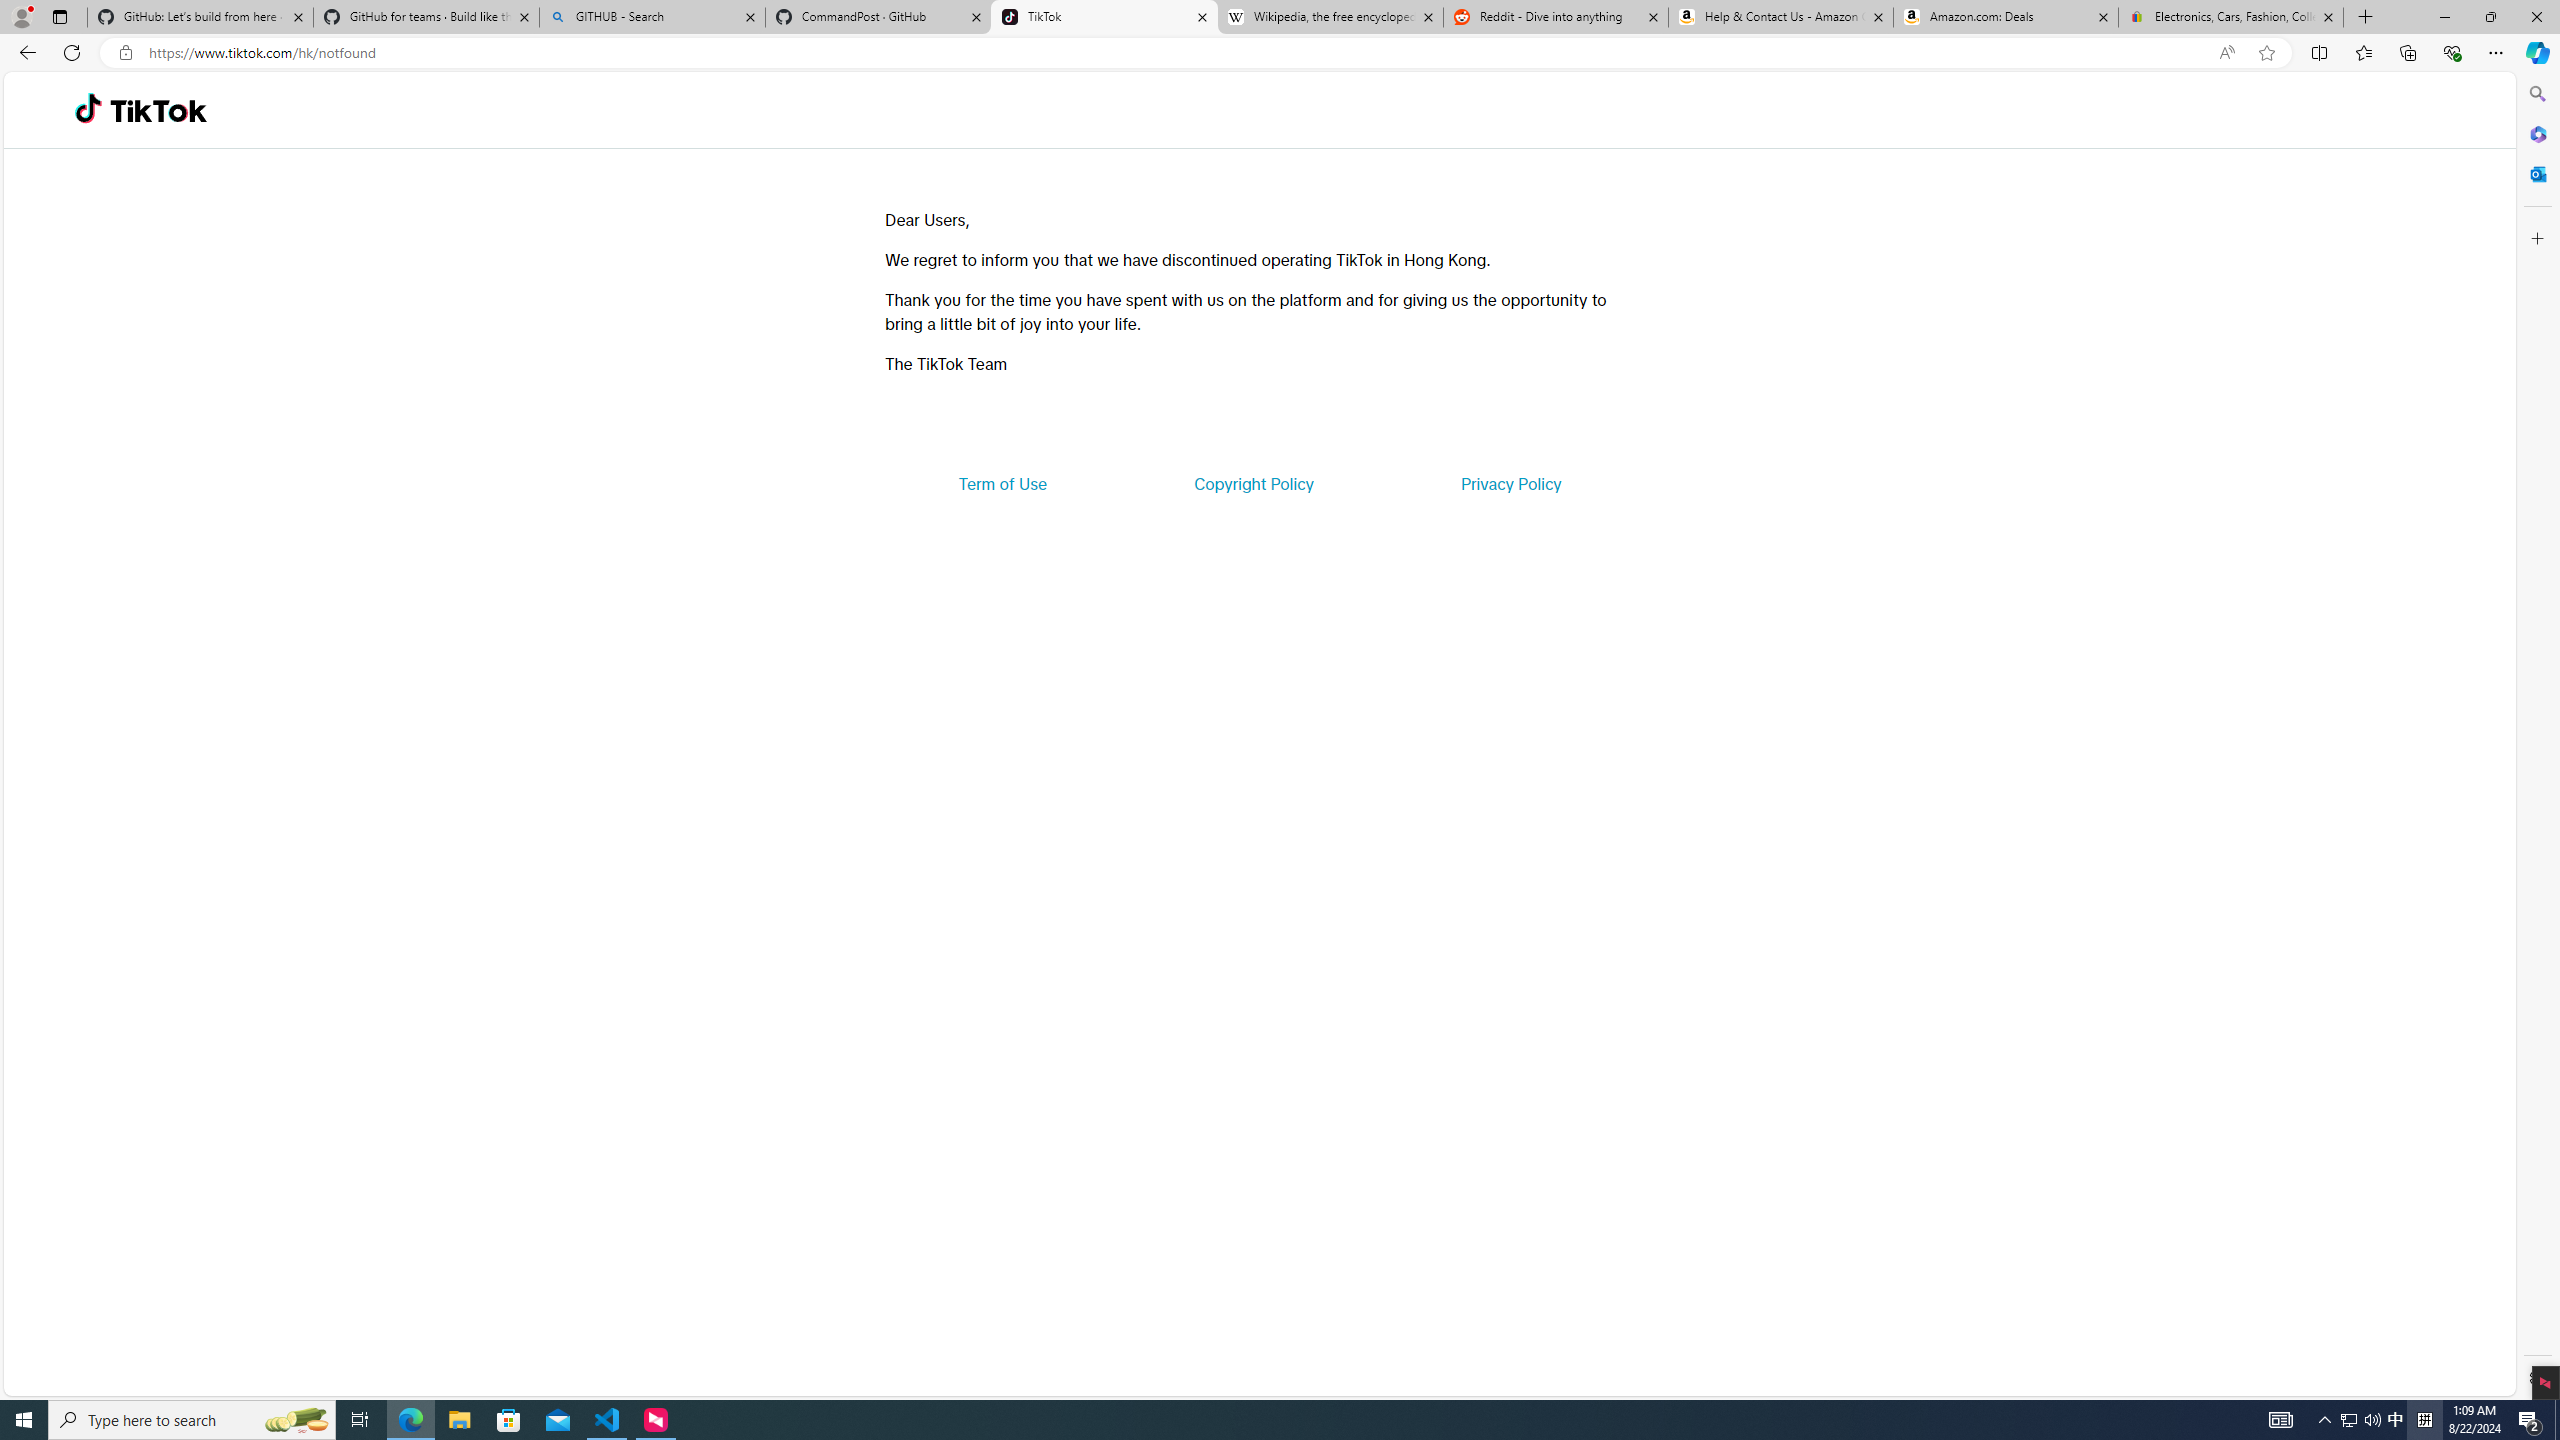 The width and height of the screenshot is (2560, 1440). Describe the element at coordinates (1328, 16) in the screenshot. I see `'Wikipedia, the free encyclopedia'` at that location.